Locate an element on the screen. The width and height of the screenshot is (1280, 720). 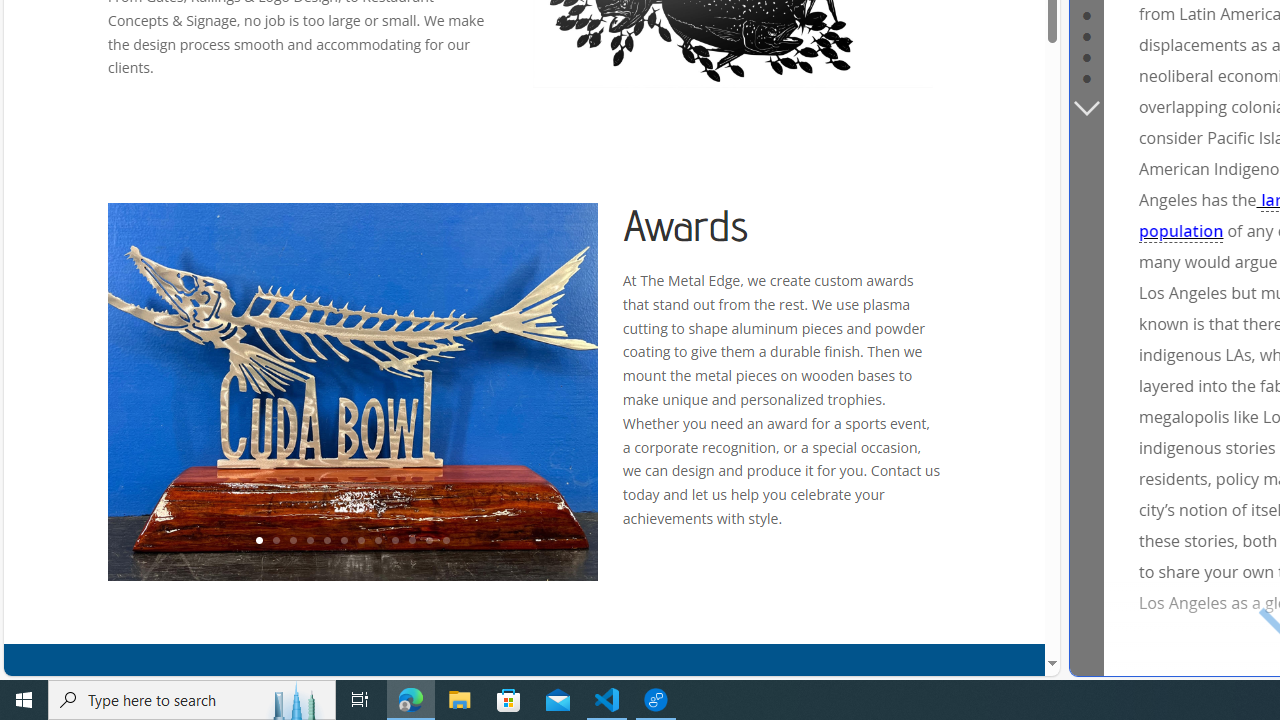
'Next section' is located at coordinates (1085, 106).